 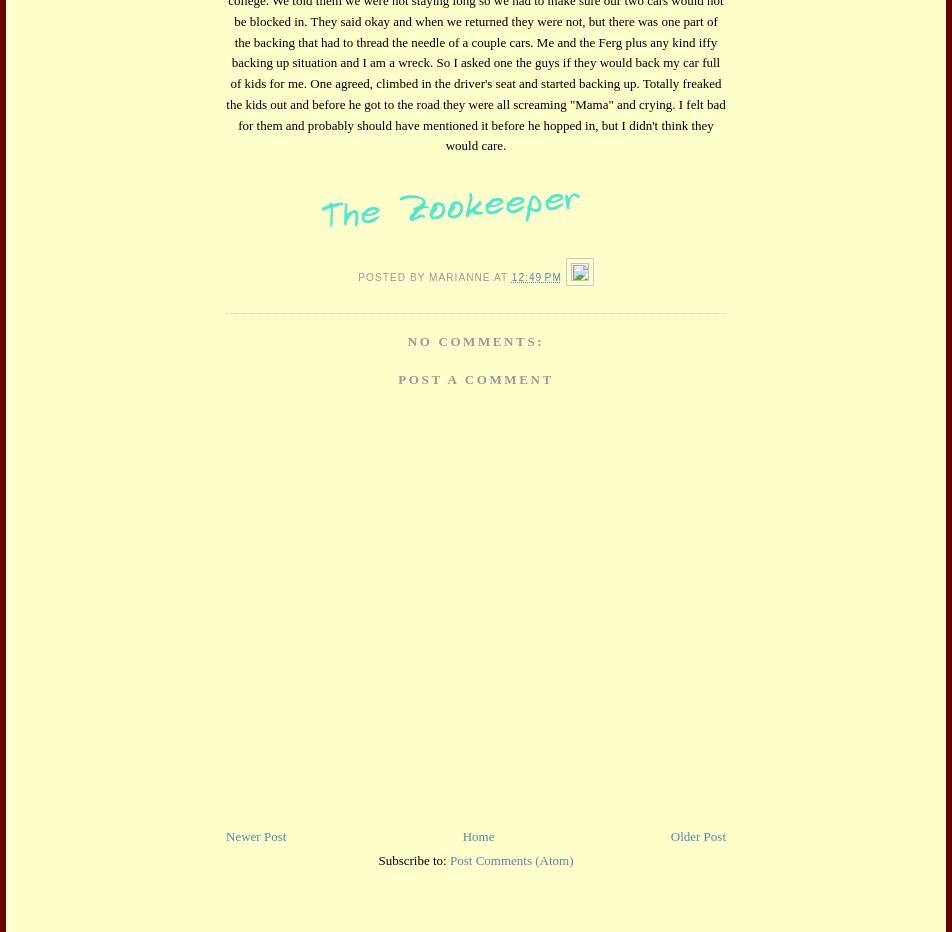 I want to click on 'Newer Post', so click(x=255, y=835).